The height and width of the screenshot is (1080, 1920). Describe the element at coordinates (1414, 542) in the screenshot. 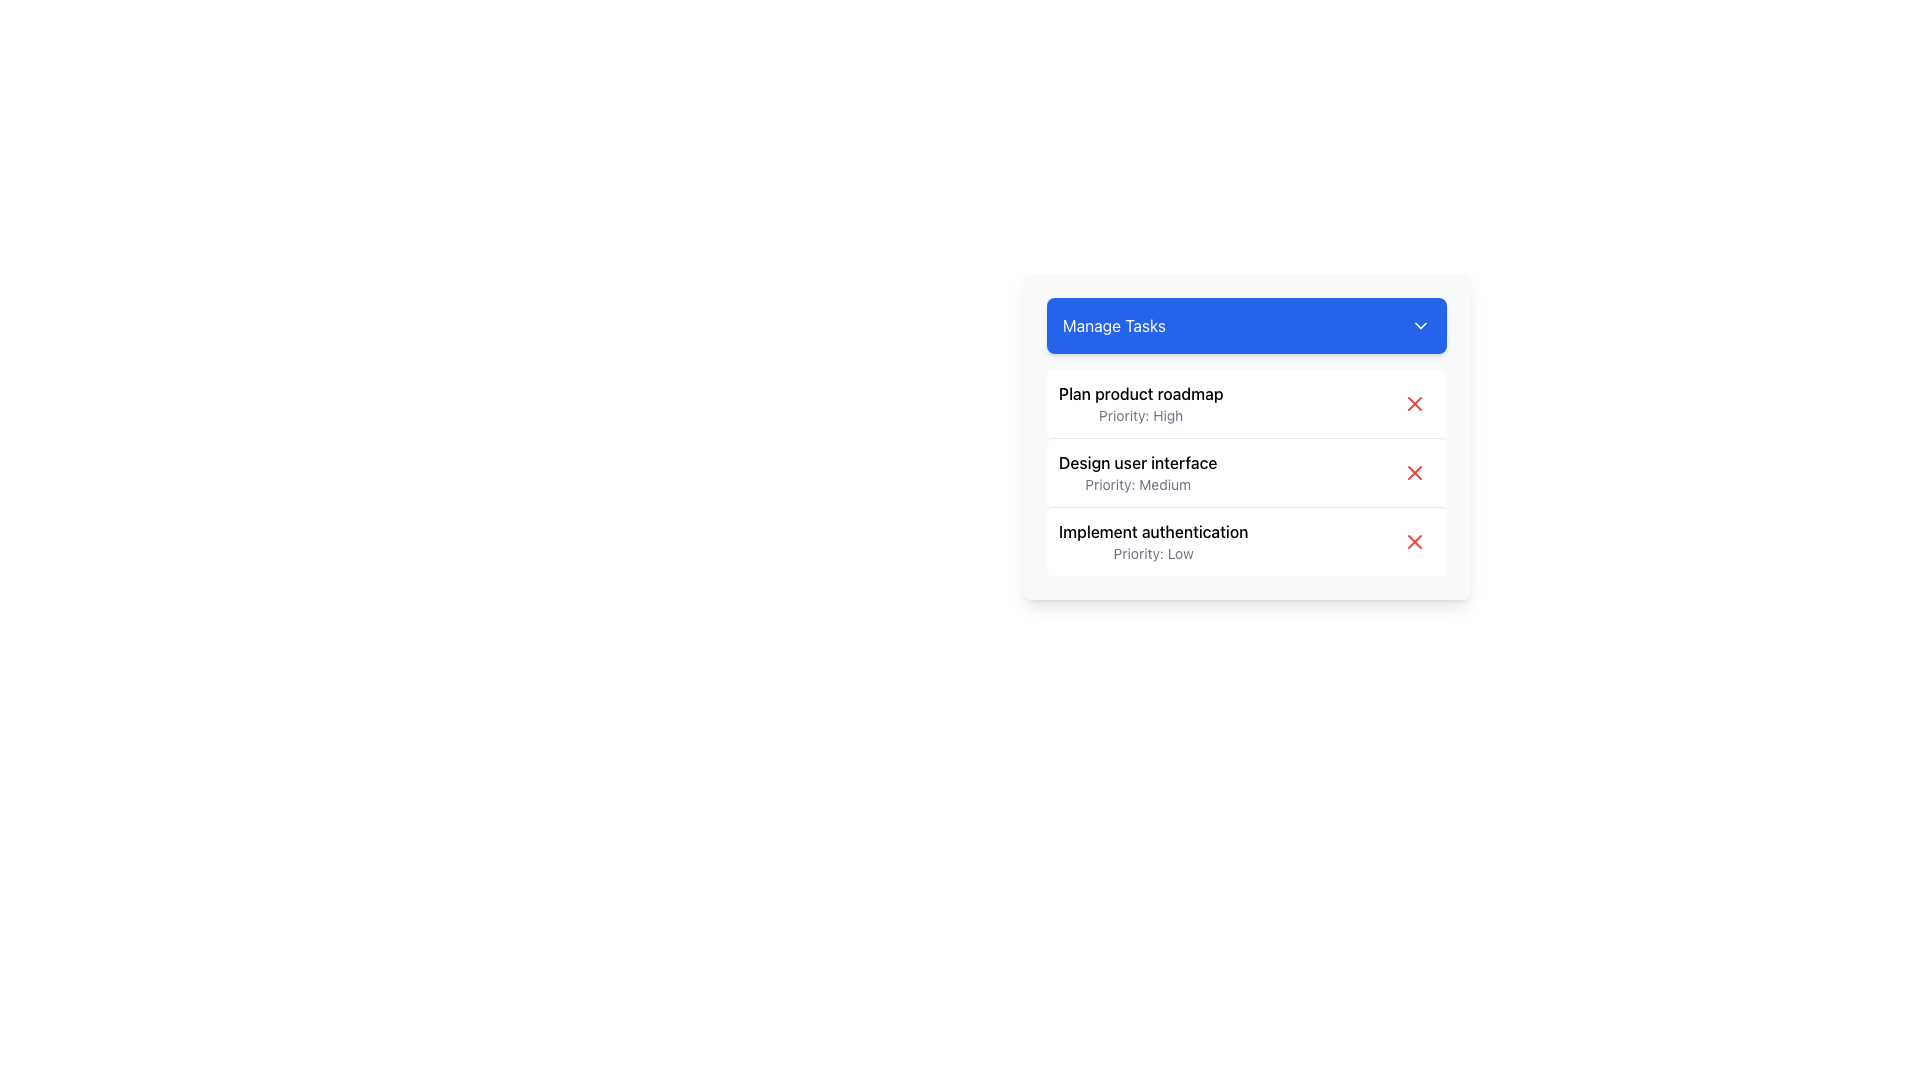

I see `the delete button located at the far right end of the task item labeled 'Implement authentication' with the description 'Priority: Low' under 'Manage Tasks'` at that location.